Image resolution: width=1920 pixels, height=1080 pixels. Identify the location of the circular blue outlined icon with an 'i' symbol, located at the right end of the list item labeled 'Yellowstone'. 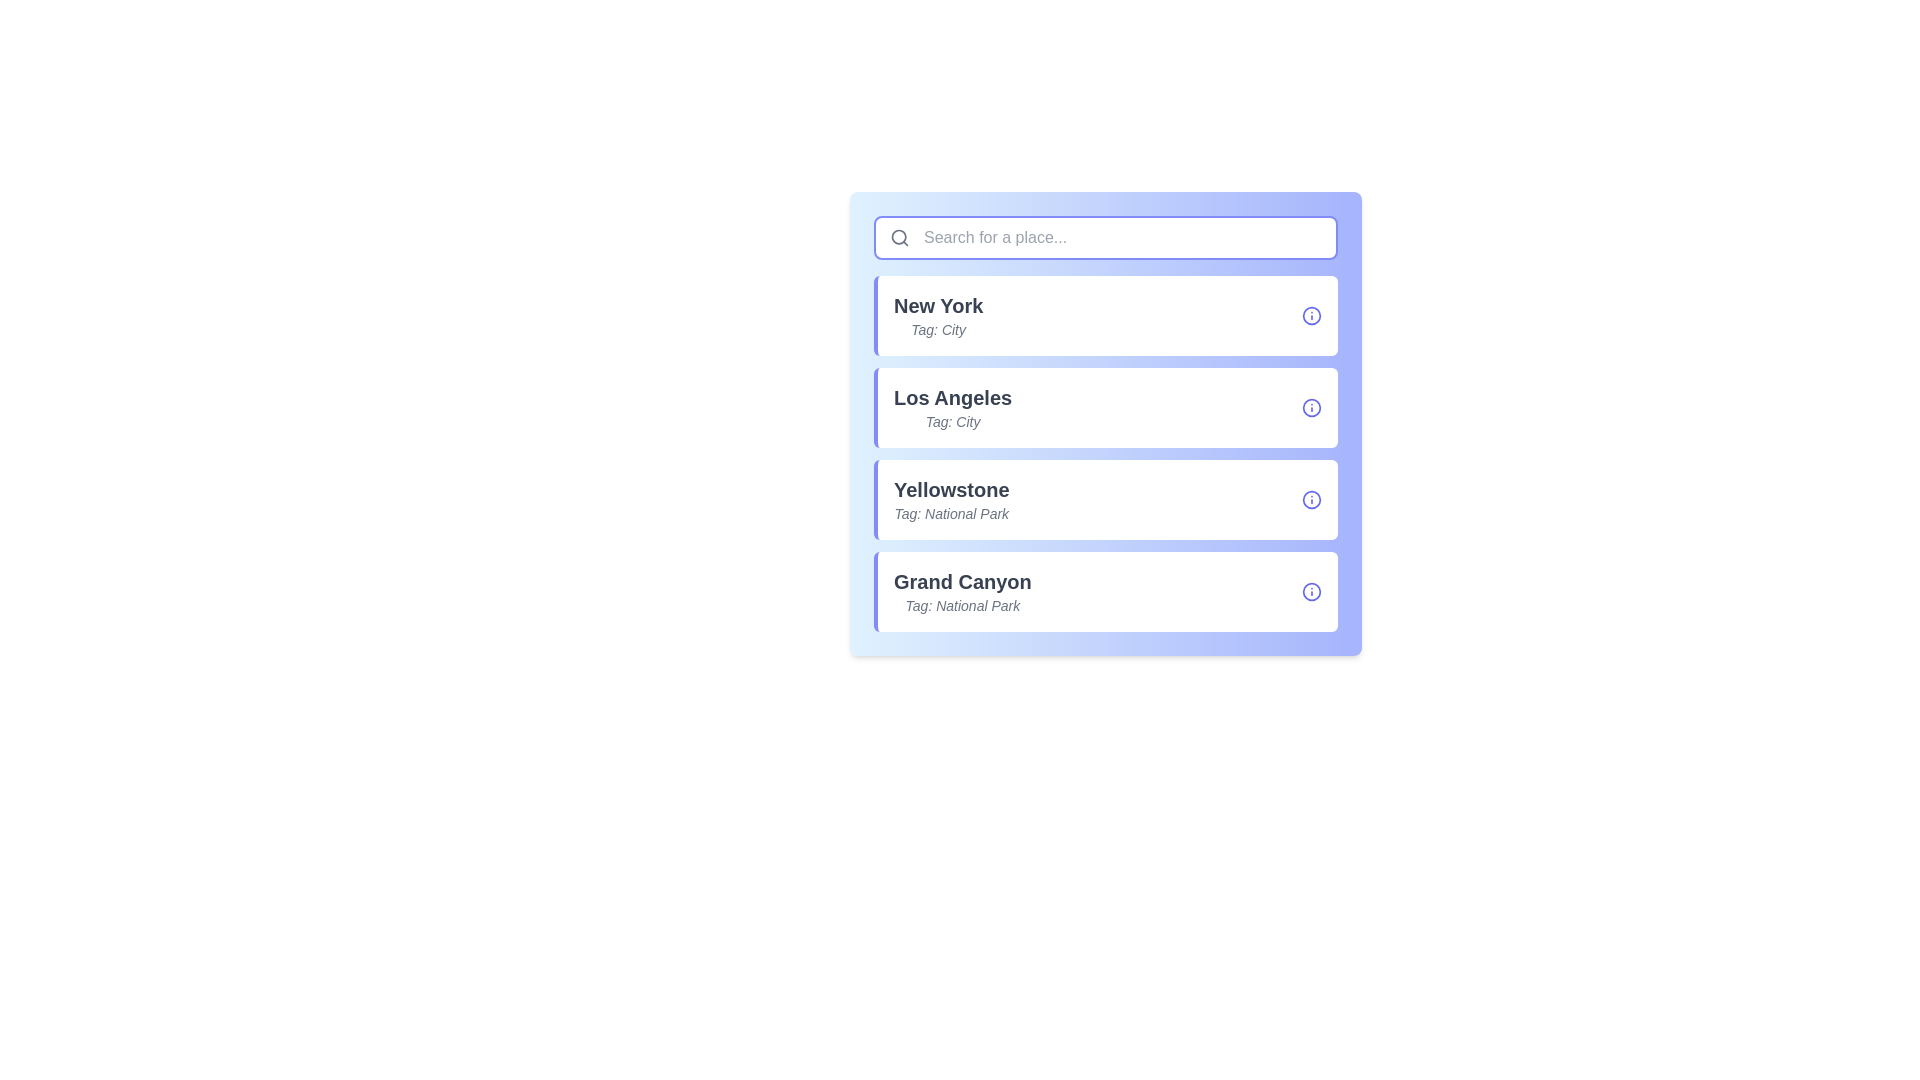
(1311, 499).